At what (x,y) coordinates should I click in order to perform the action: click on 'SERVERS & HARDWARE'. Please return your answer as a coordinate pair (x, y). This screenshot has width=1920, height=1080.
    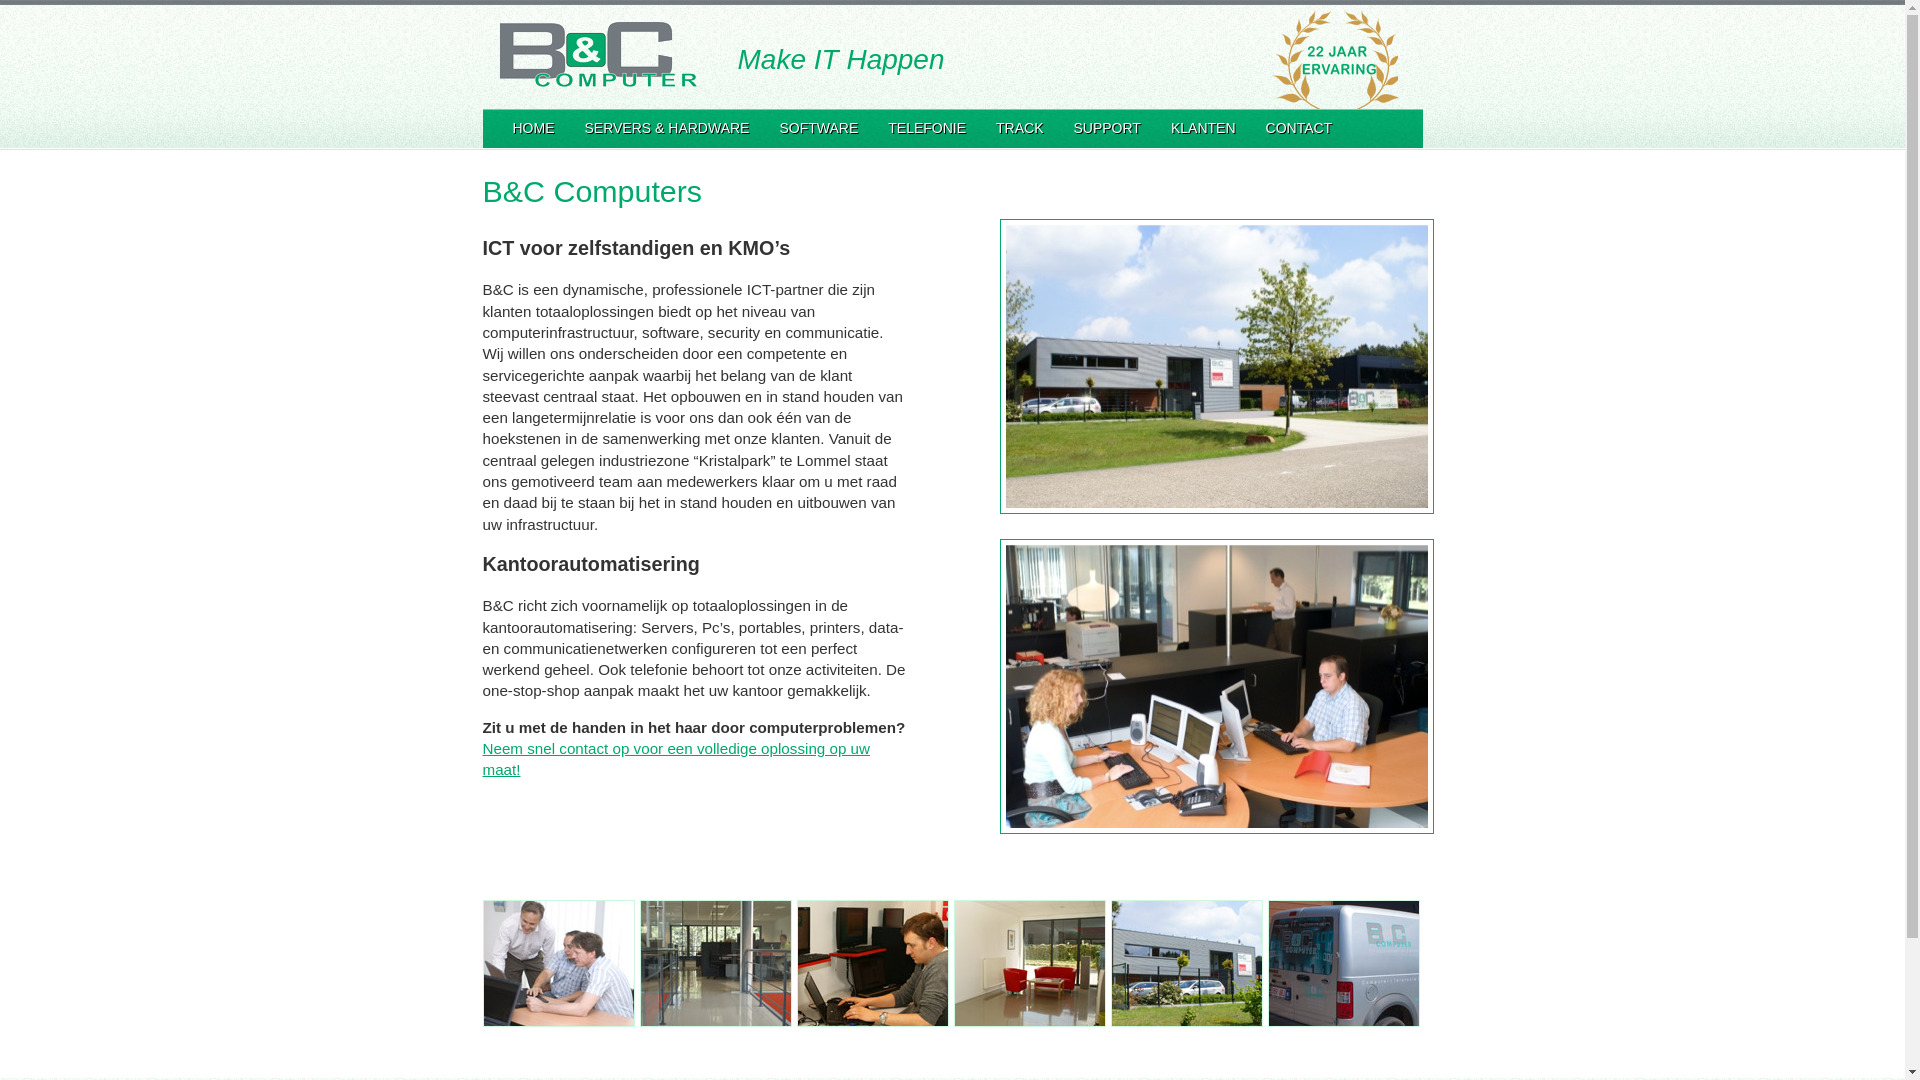
    Looking at the image, I should click on (667, 128).